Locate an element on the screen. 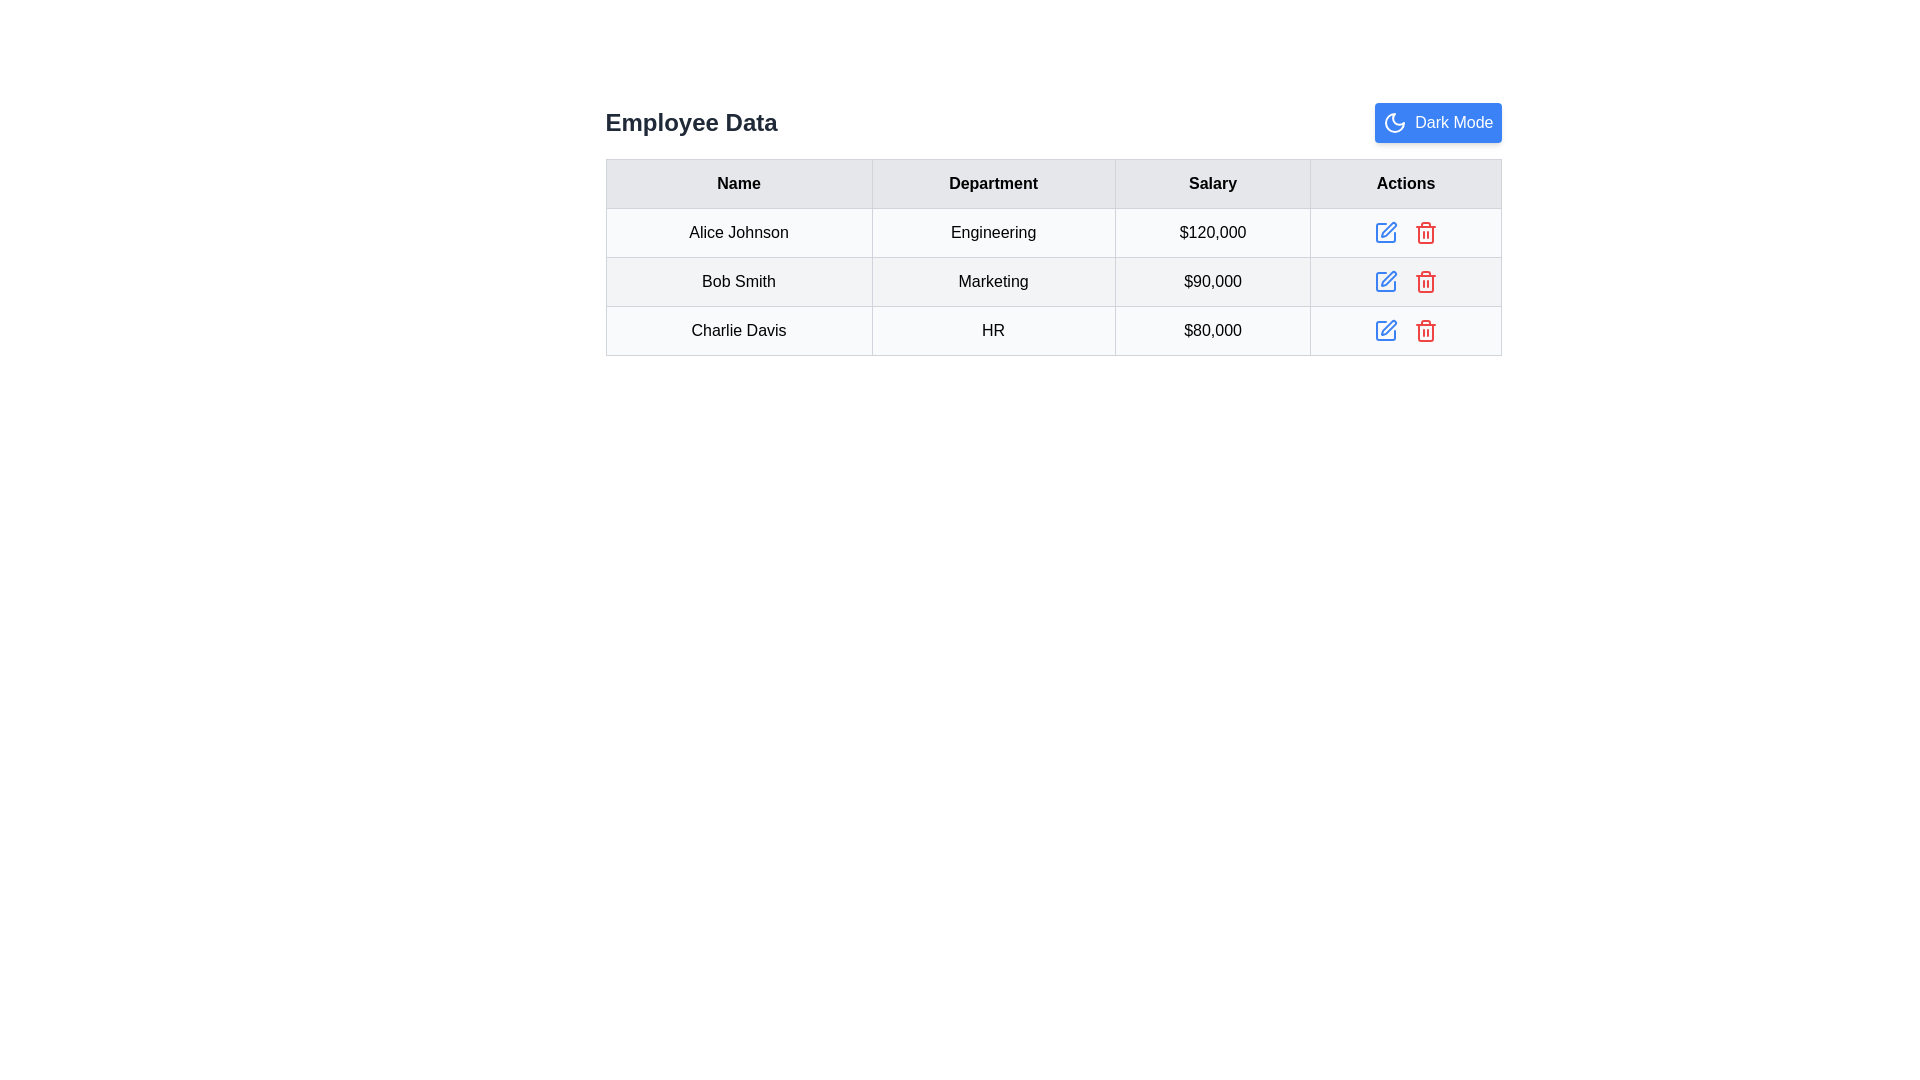  text displayed in the 'Department' cell of the Employee Data table, which indicates that Bob Smith works in the Marketing department is located at coordinates (993, 281).